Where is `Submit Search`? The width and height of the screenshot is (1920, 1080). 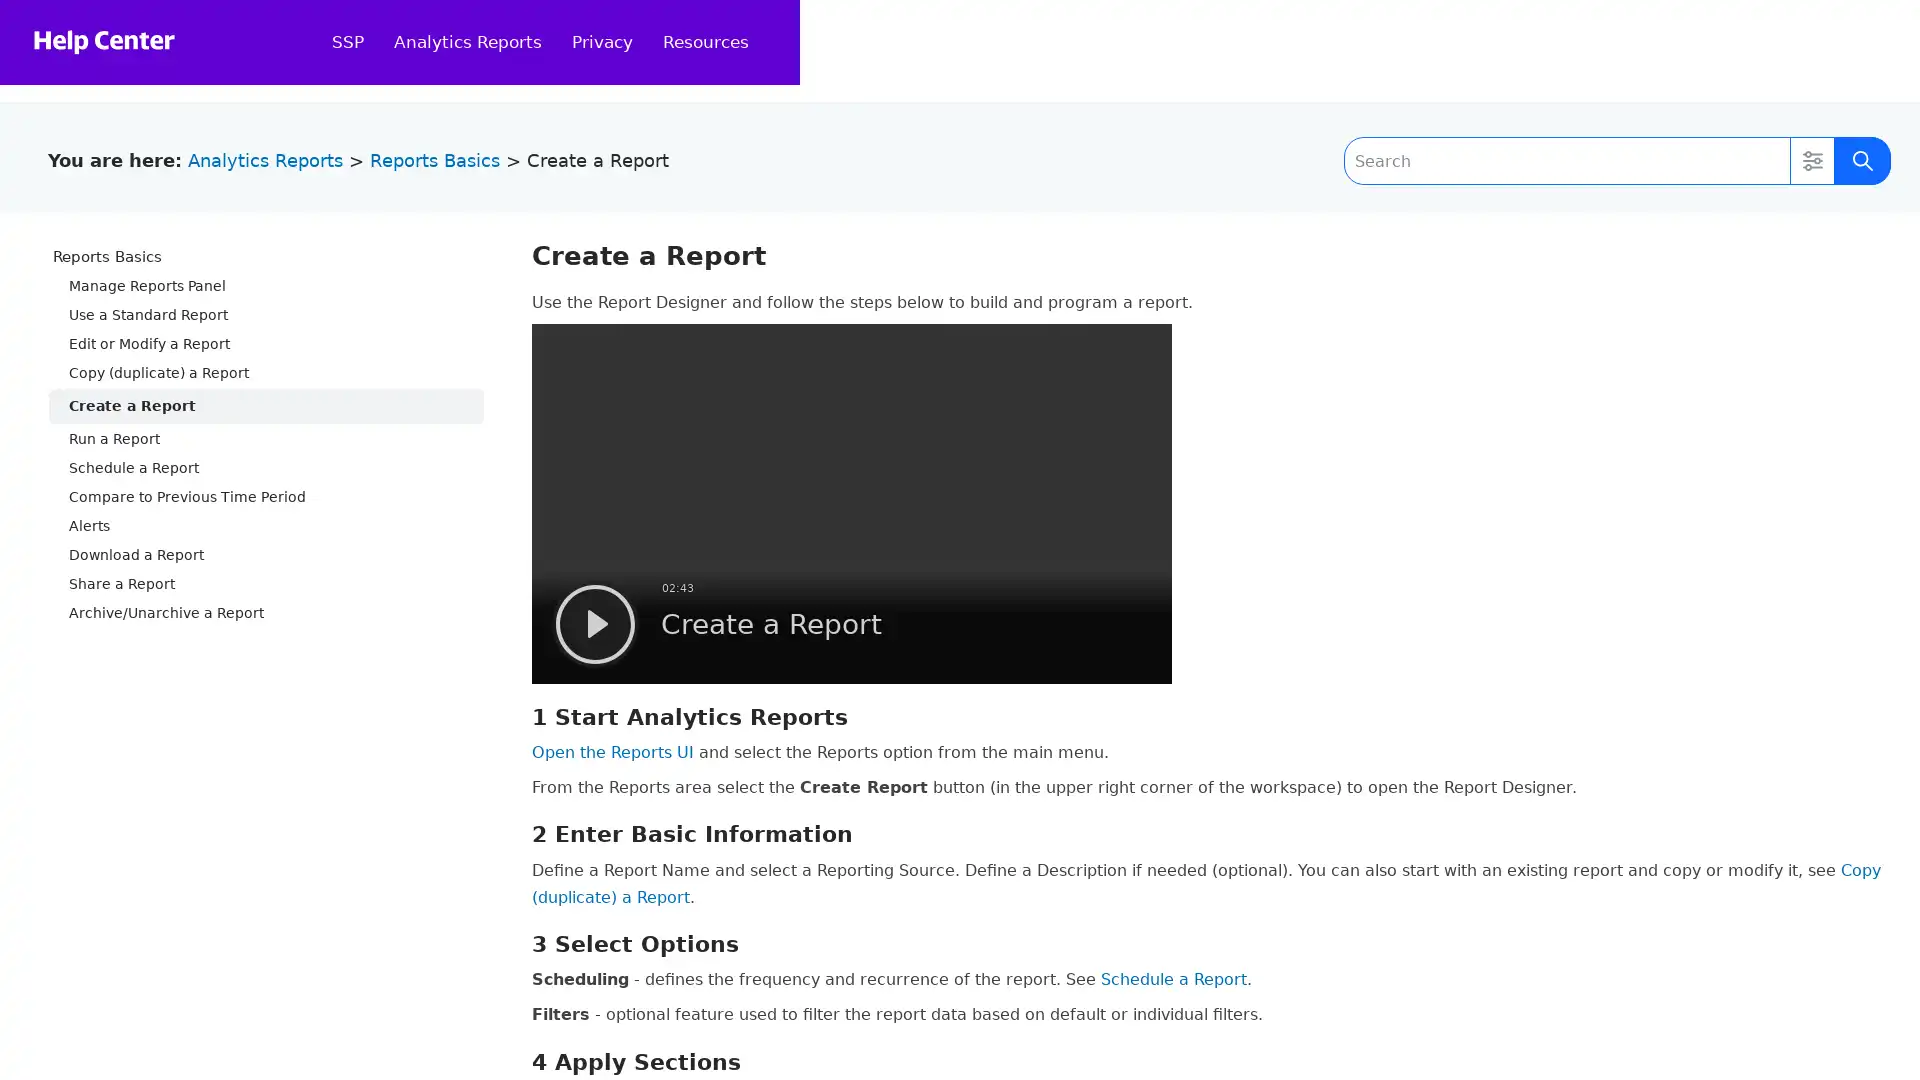 Submit Search is located at coordinates (1861, 160).